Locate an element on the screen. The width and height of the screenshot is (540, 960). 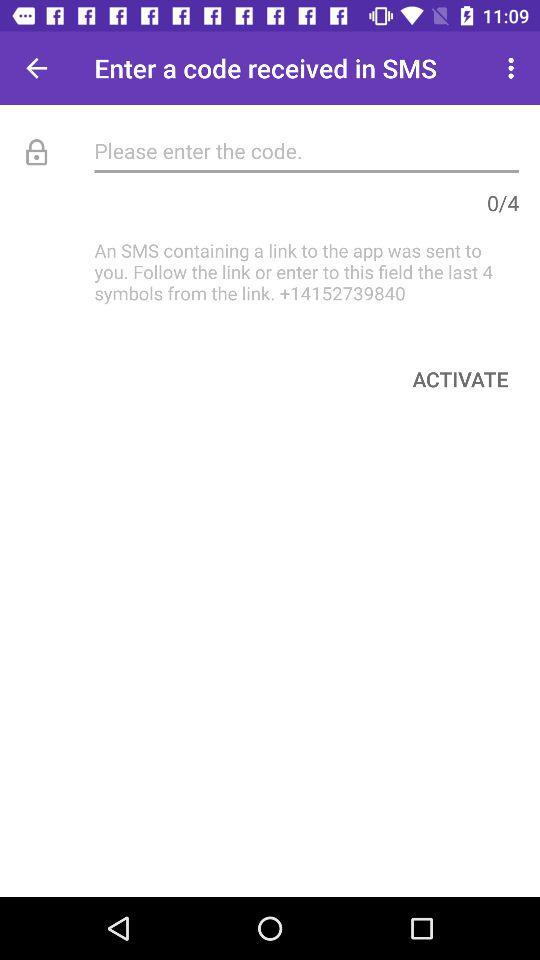
previous is located at coordinates (36, 68).